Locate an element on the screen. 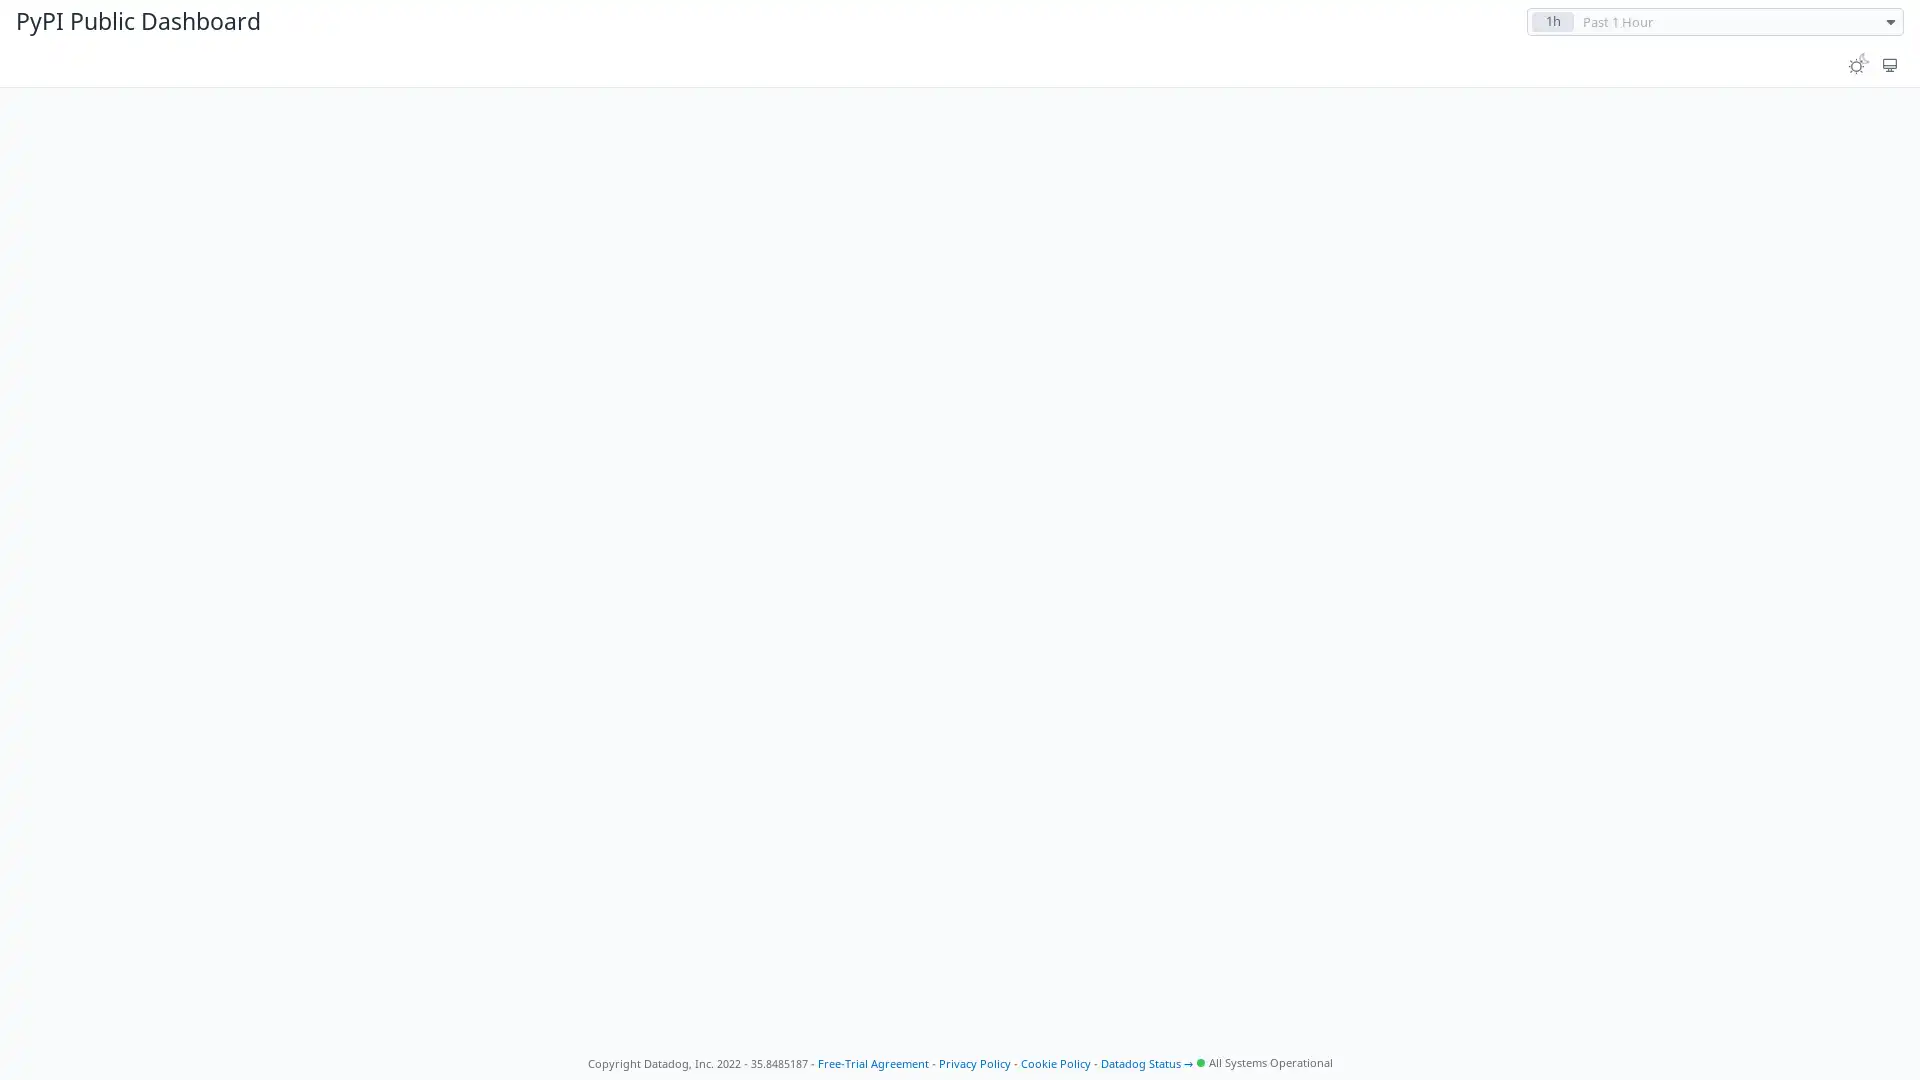 This screenshot has height=1080, width=1920. Toggle between light and dark theme is located at coordinates (1856, 63).